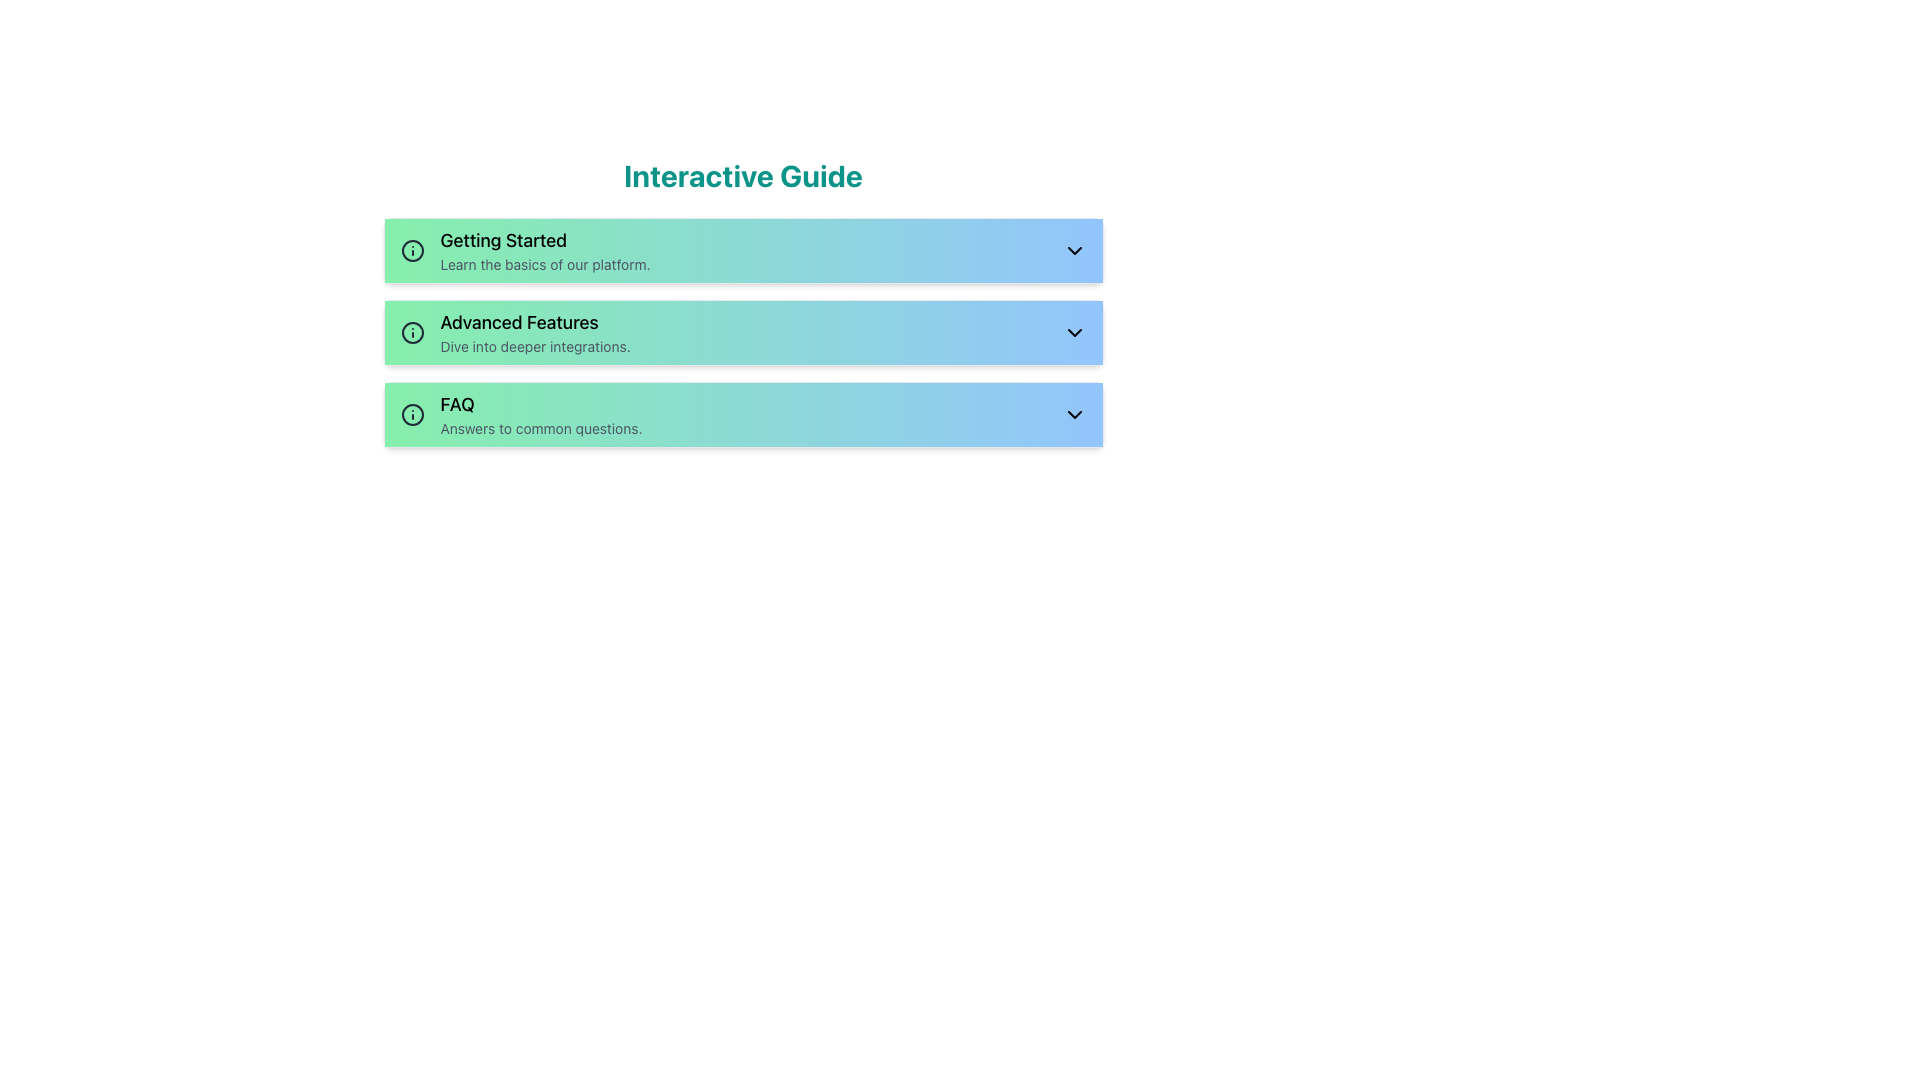 The width and height of the screenshot is (1920, 1080). Describe the element at coordinates (742, 414) in the screenshot. I see `the frequently asked questions button located at the bottom of a vertical list of three components` at that location.